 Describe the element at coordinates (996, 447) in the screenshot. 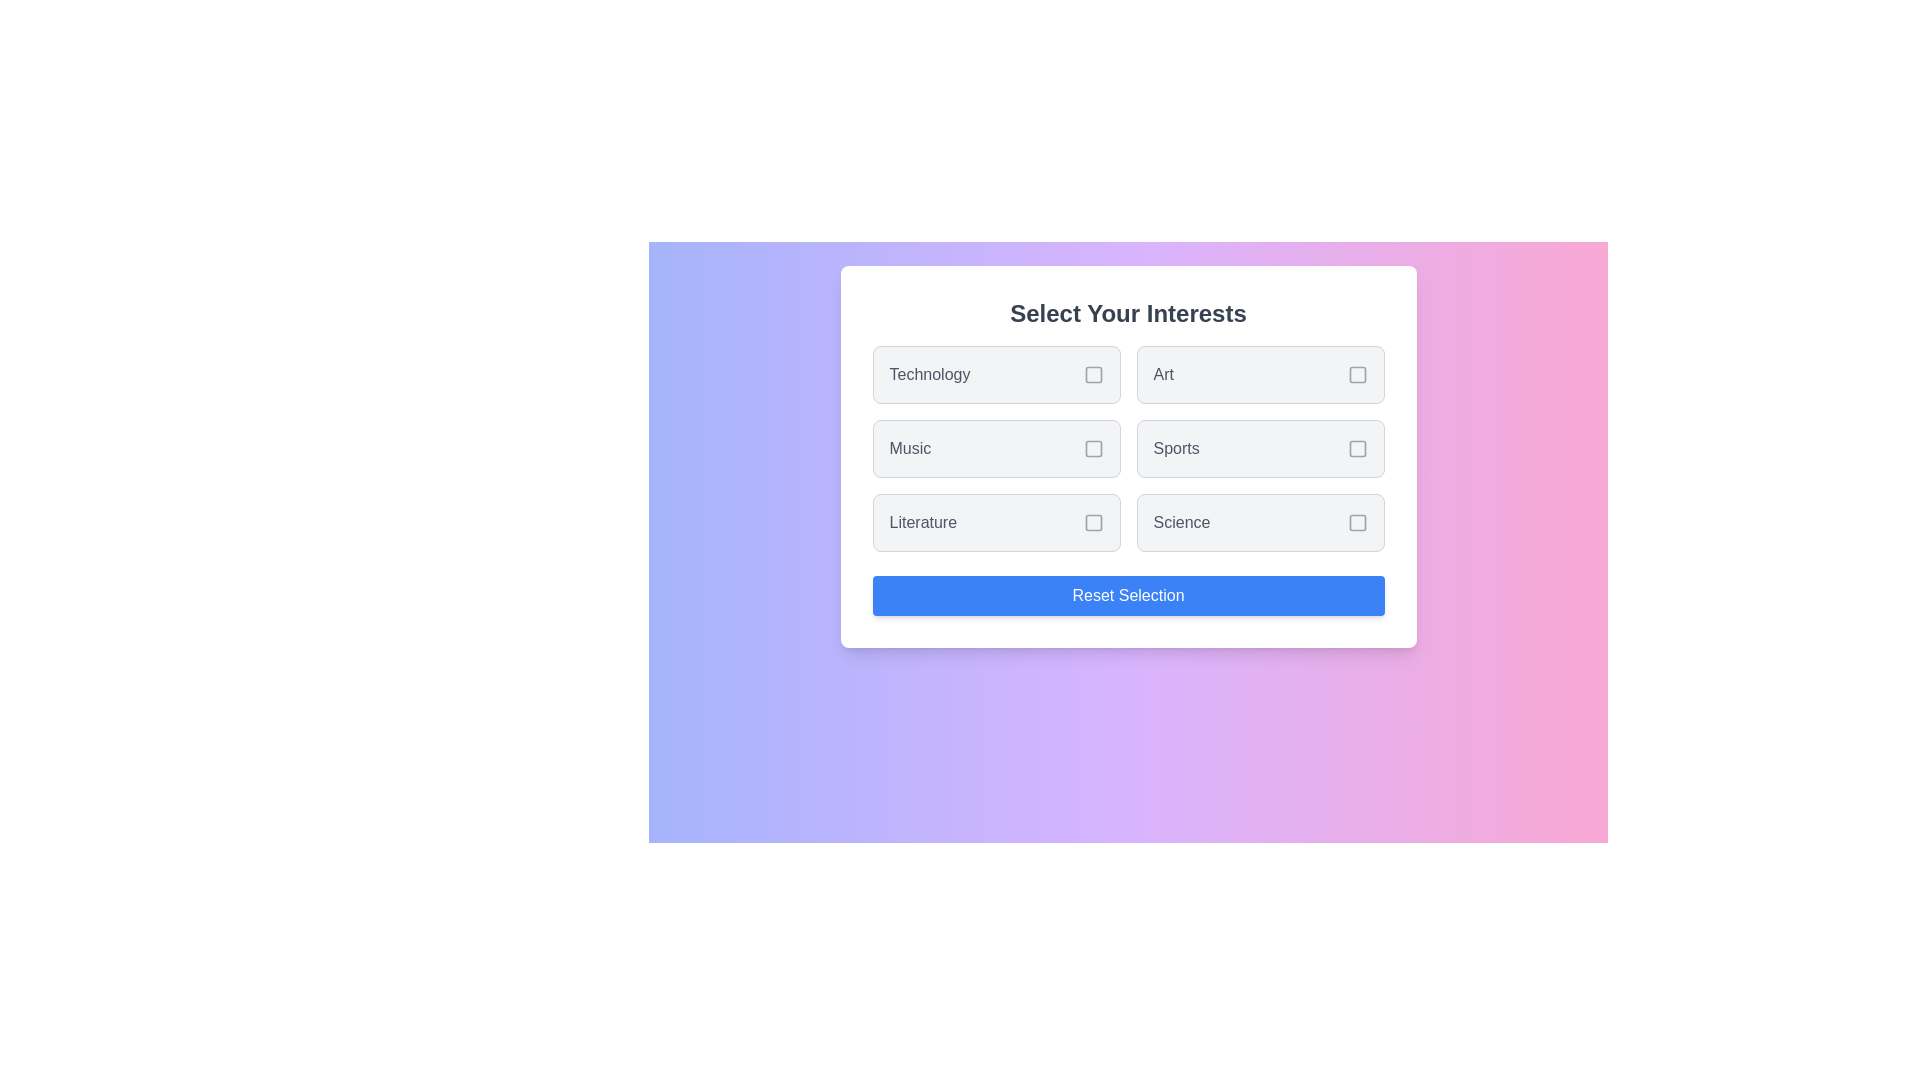

I see `the interest item labeled Music` at that location.